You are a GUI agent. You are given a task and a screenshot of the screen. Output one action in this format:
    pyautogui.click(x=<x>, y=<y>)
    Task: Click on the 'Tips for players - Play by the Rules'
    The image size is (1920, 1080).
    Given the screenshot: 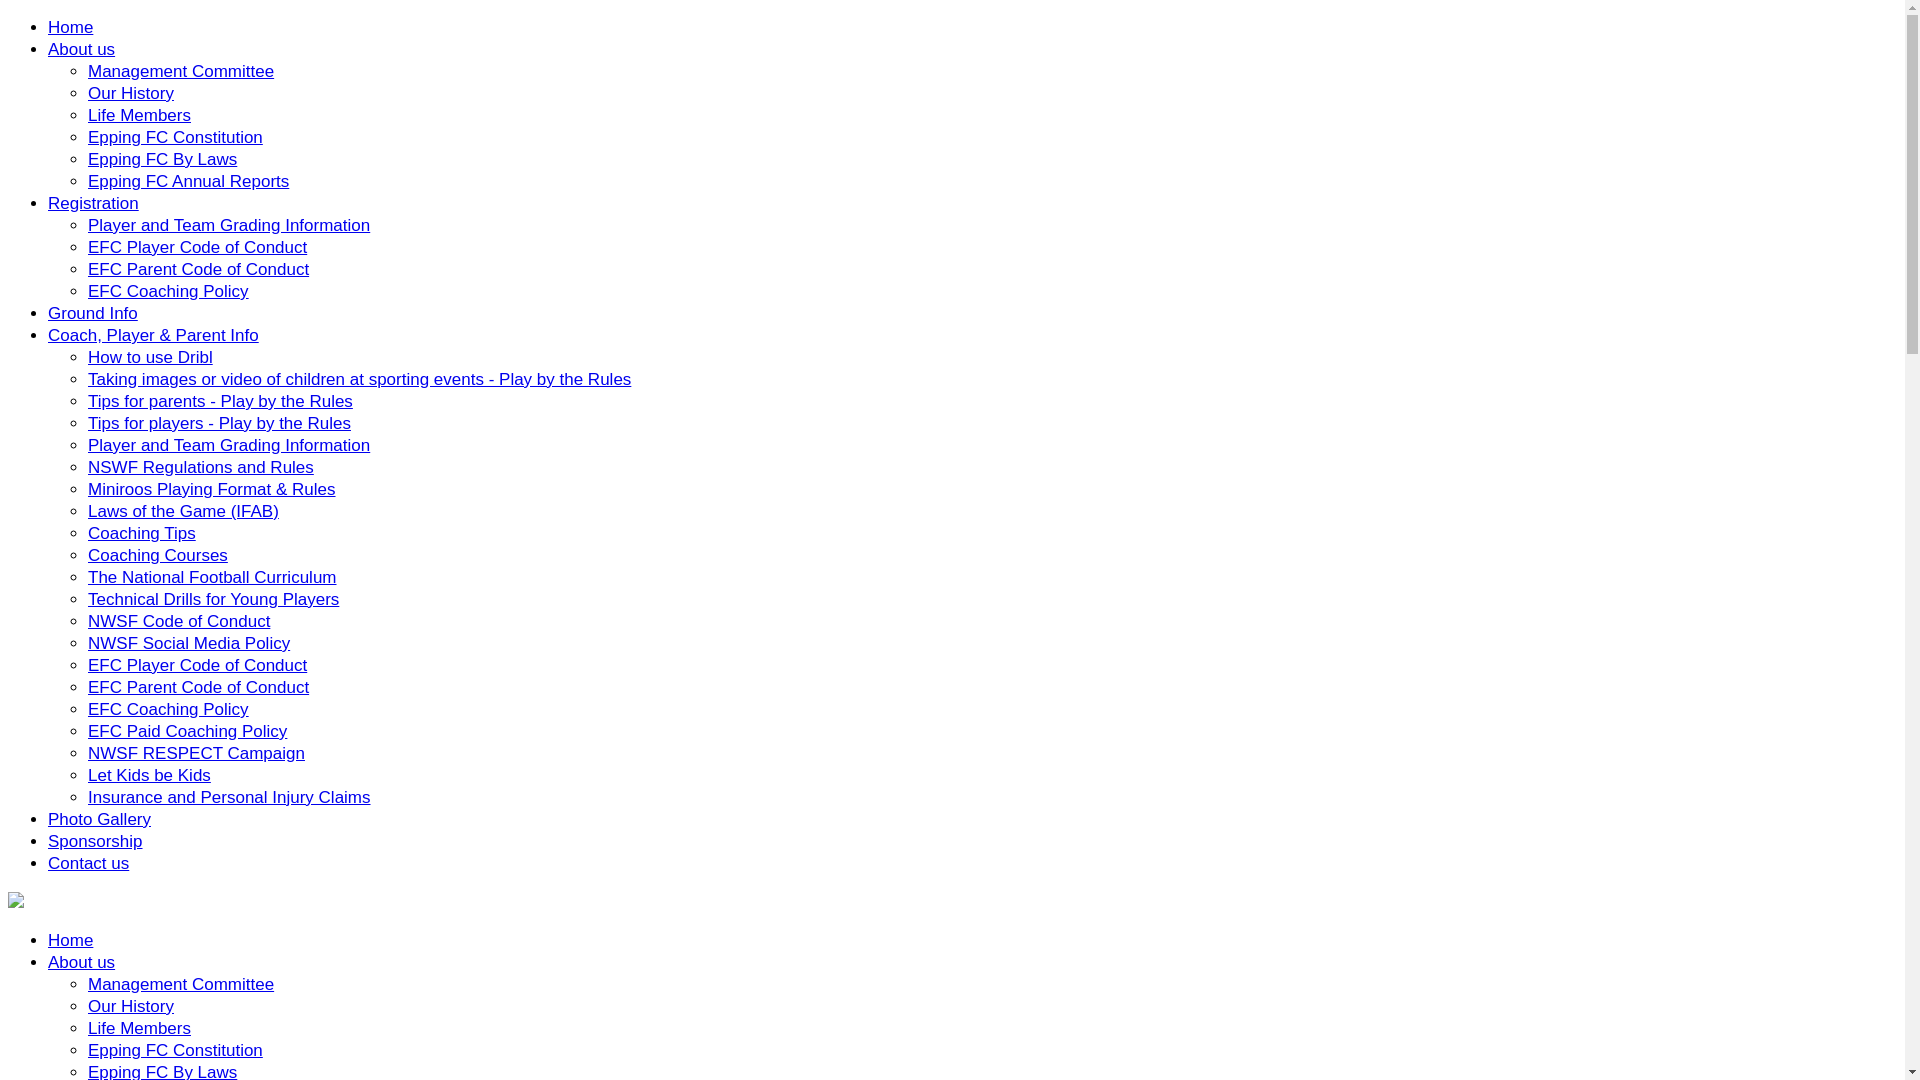 What is the action you would take?
    pyautogui.click(x=219, y=422)
    